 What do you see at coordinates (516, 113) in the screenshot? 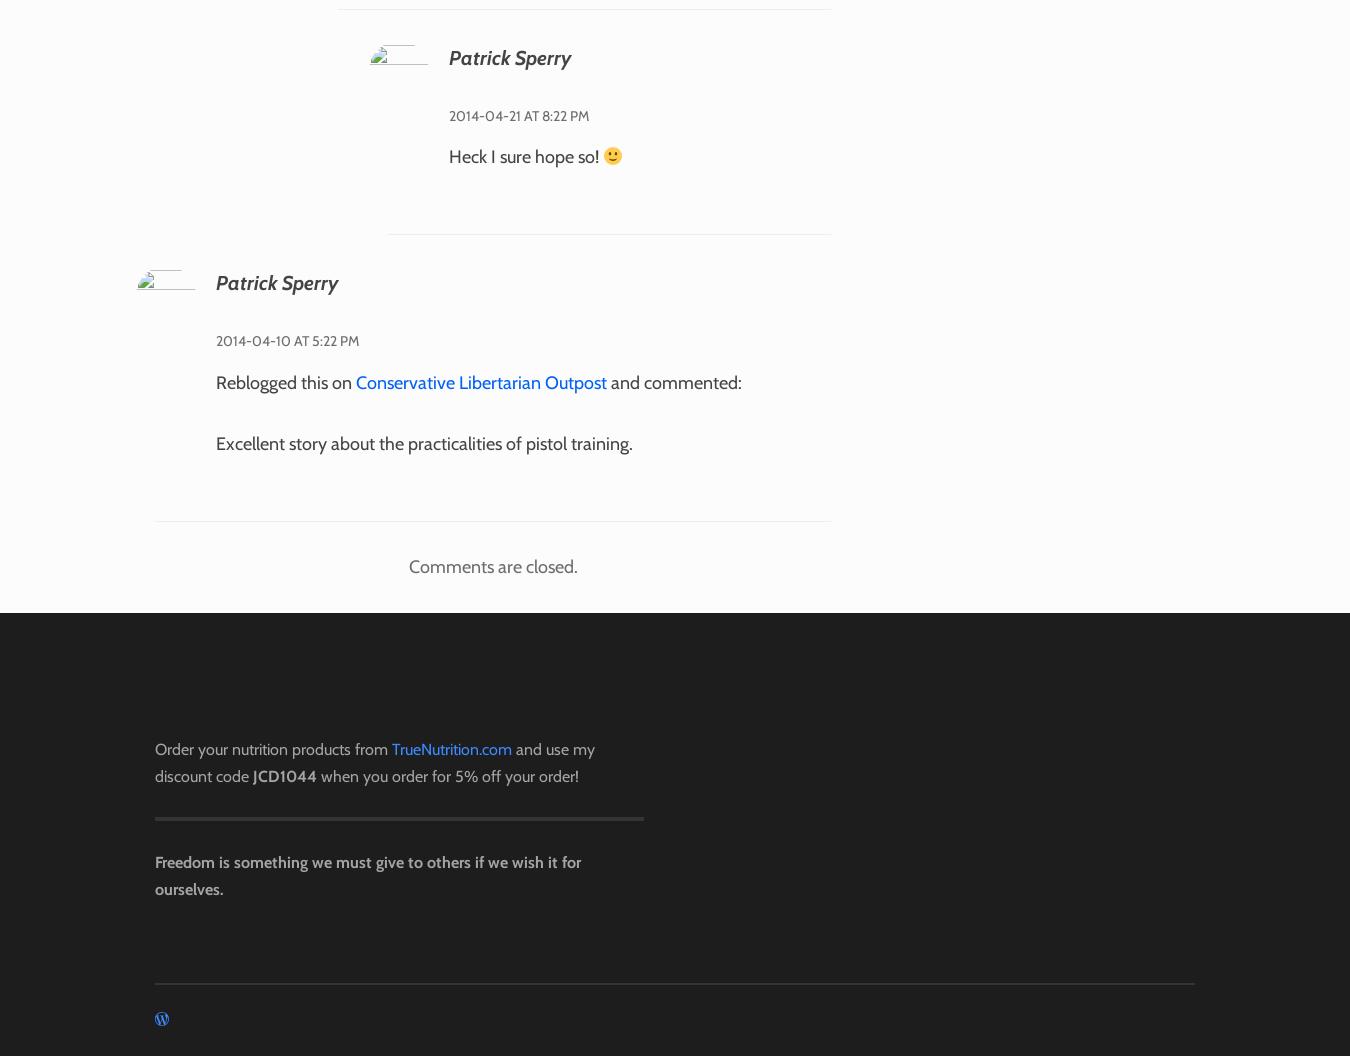
I see `'2014-04-21 at 8:22 pm'` at bounding box center [516, 113].